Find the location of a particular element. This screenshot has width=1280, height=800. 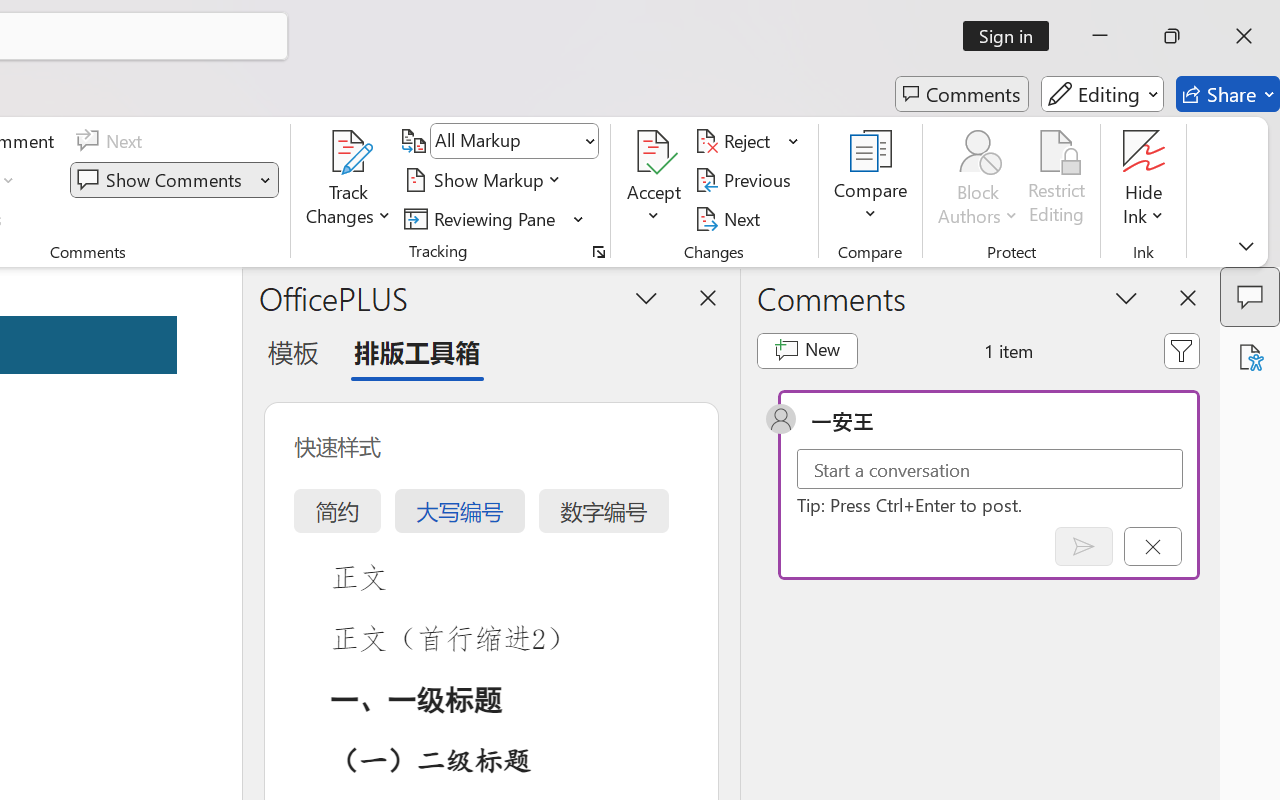

'Cancel' is located at coordinates (1152, 546).